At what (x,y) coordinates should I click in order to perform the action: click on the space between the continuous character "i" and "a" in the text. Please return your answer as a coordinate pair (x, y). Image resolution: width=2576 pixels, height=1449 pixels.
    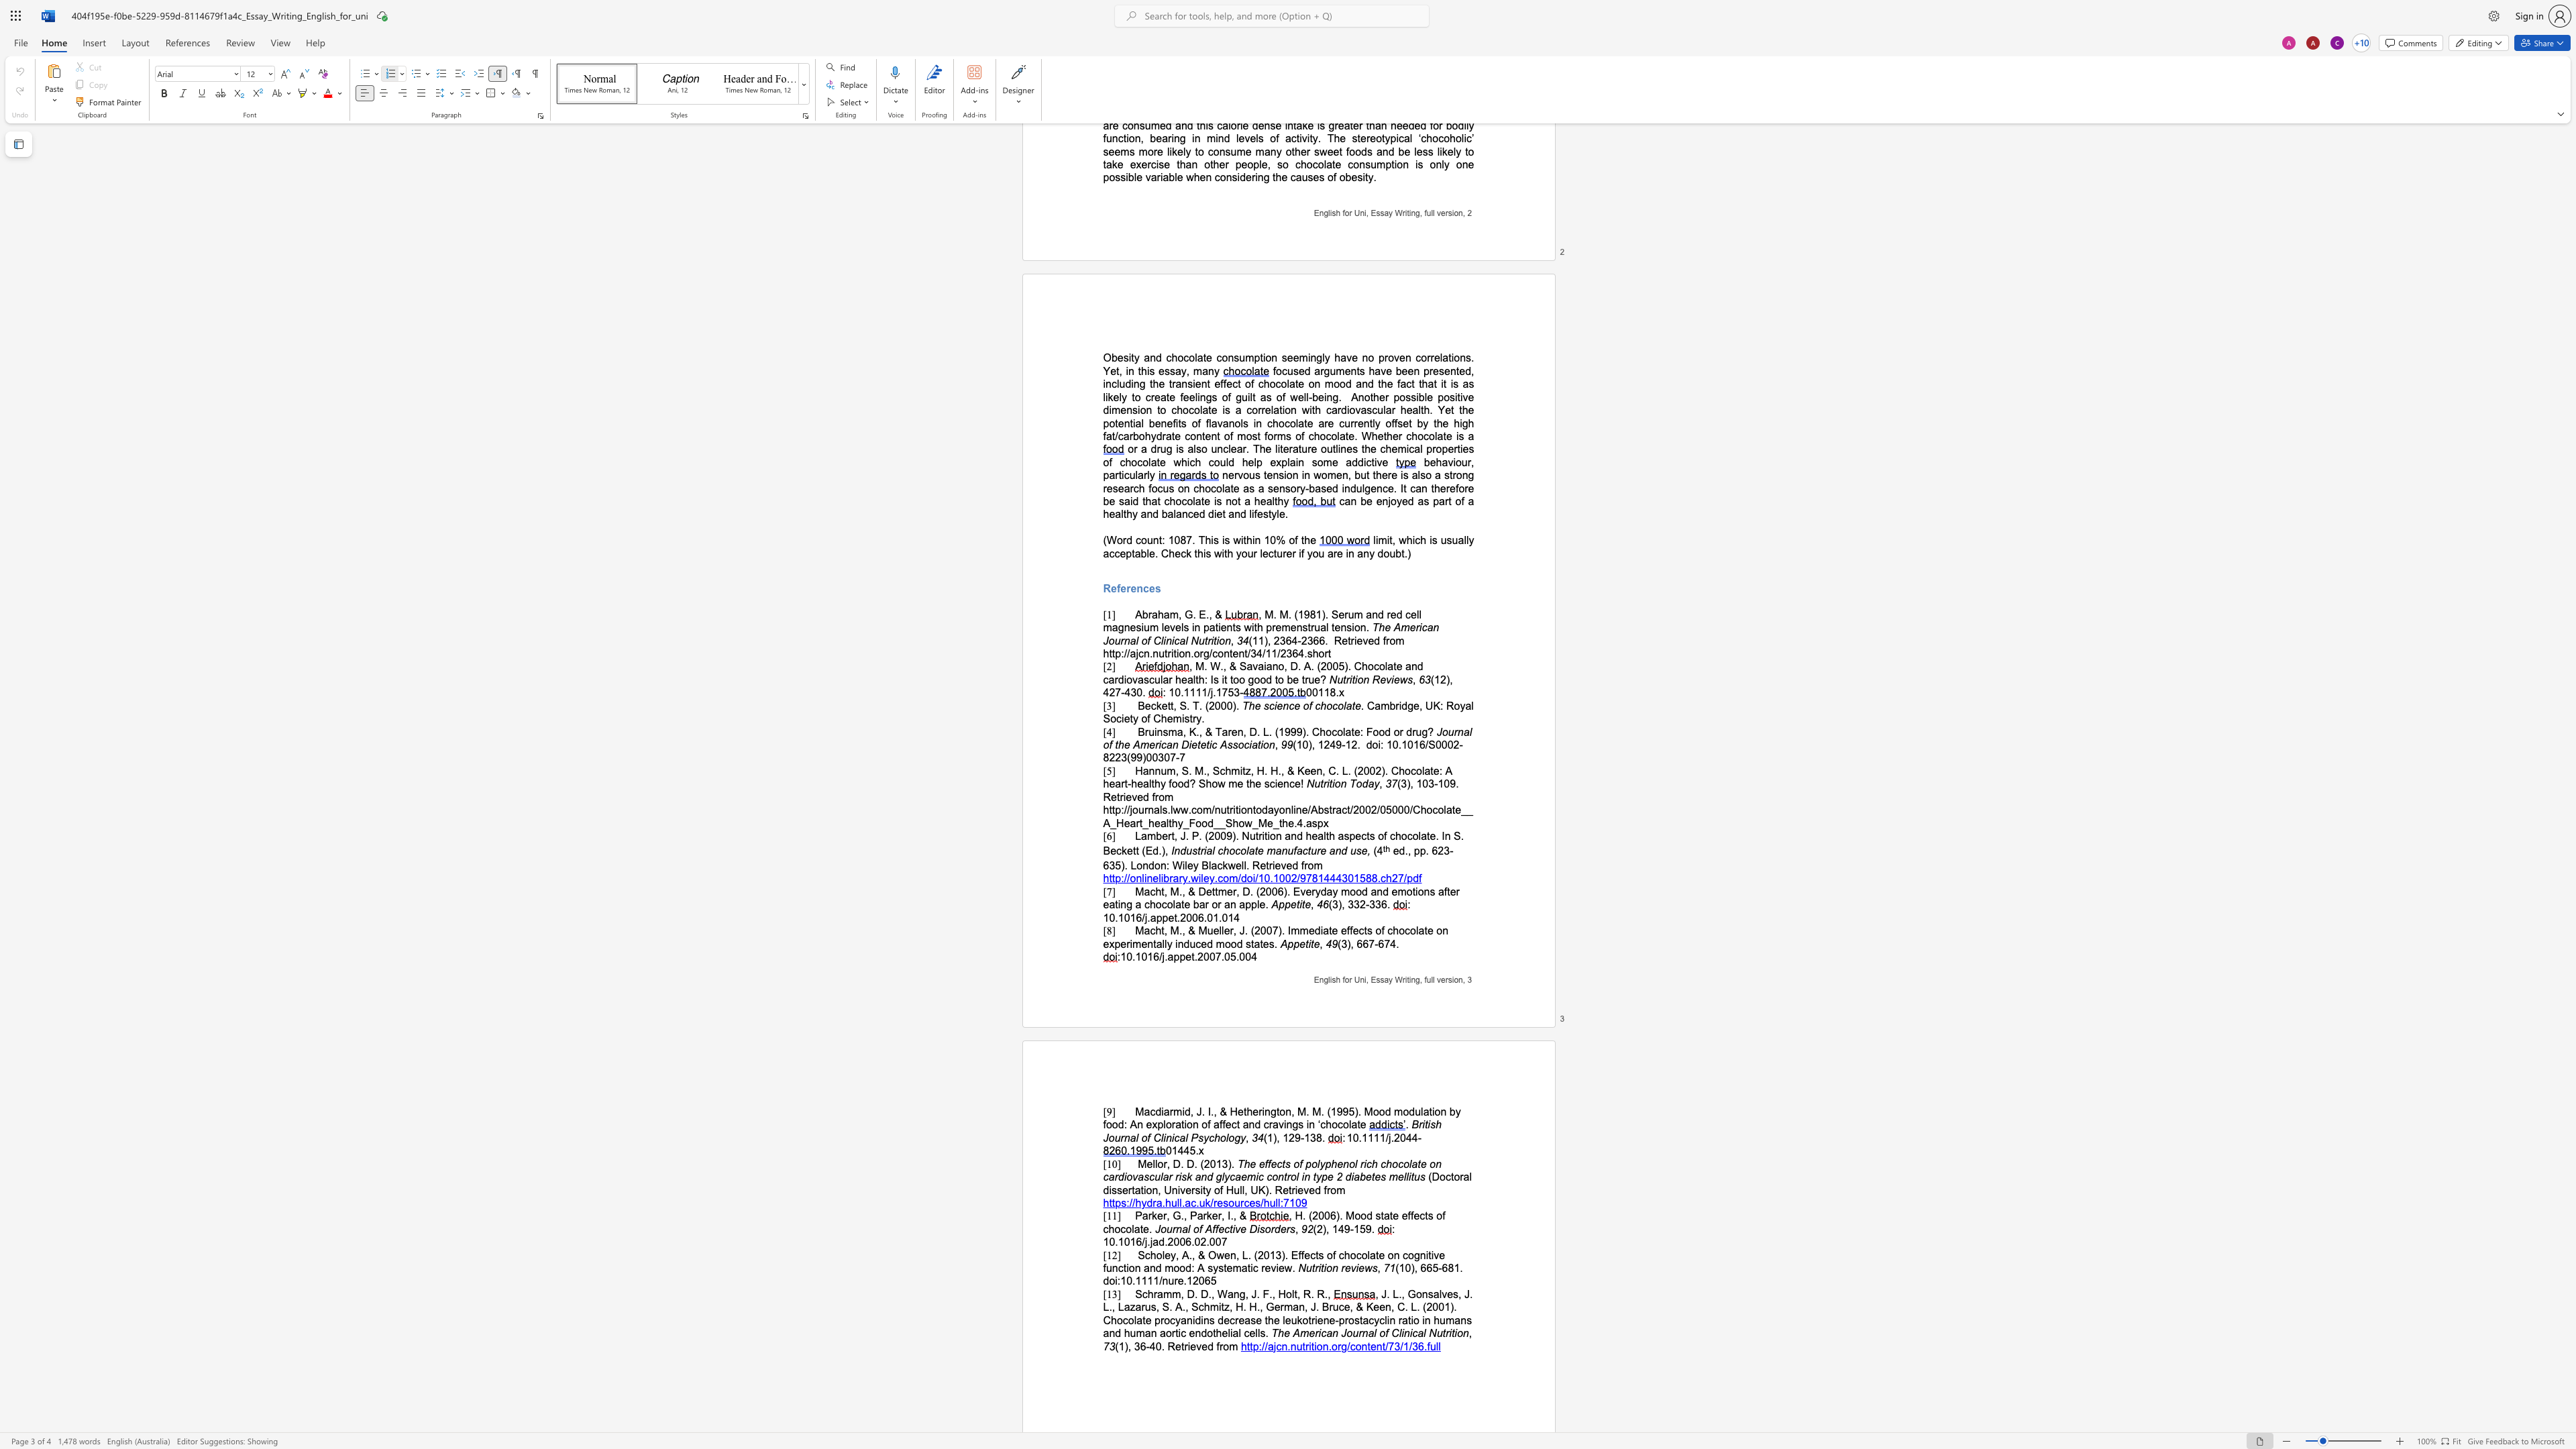
    Looking at the image, I should click on (1164, 1112).